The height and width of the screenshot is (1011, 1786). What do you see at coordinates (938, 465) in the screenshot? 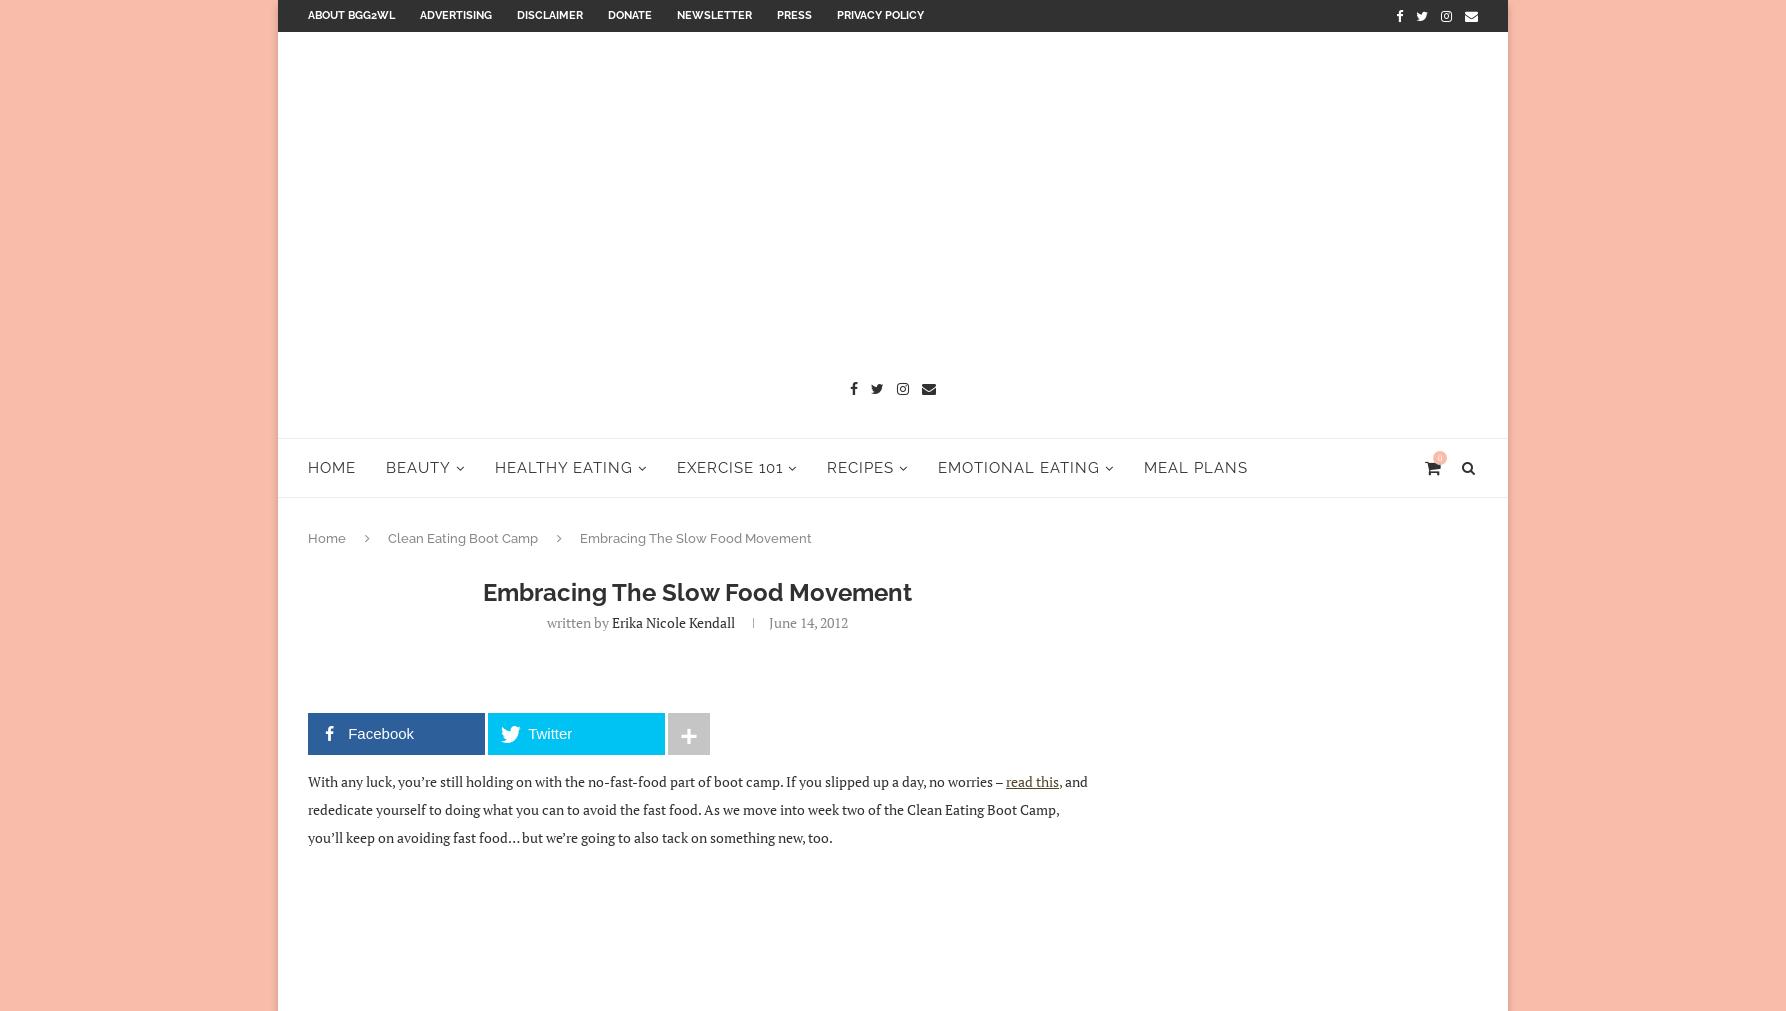
I see `'Emotional Eating'` at bounding box center [938, 465].